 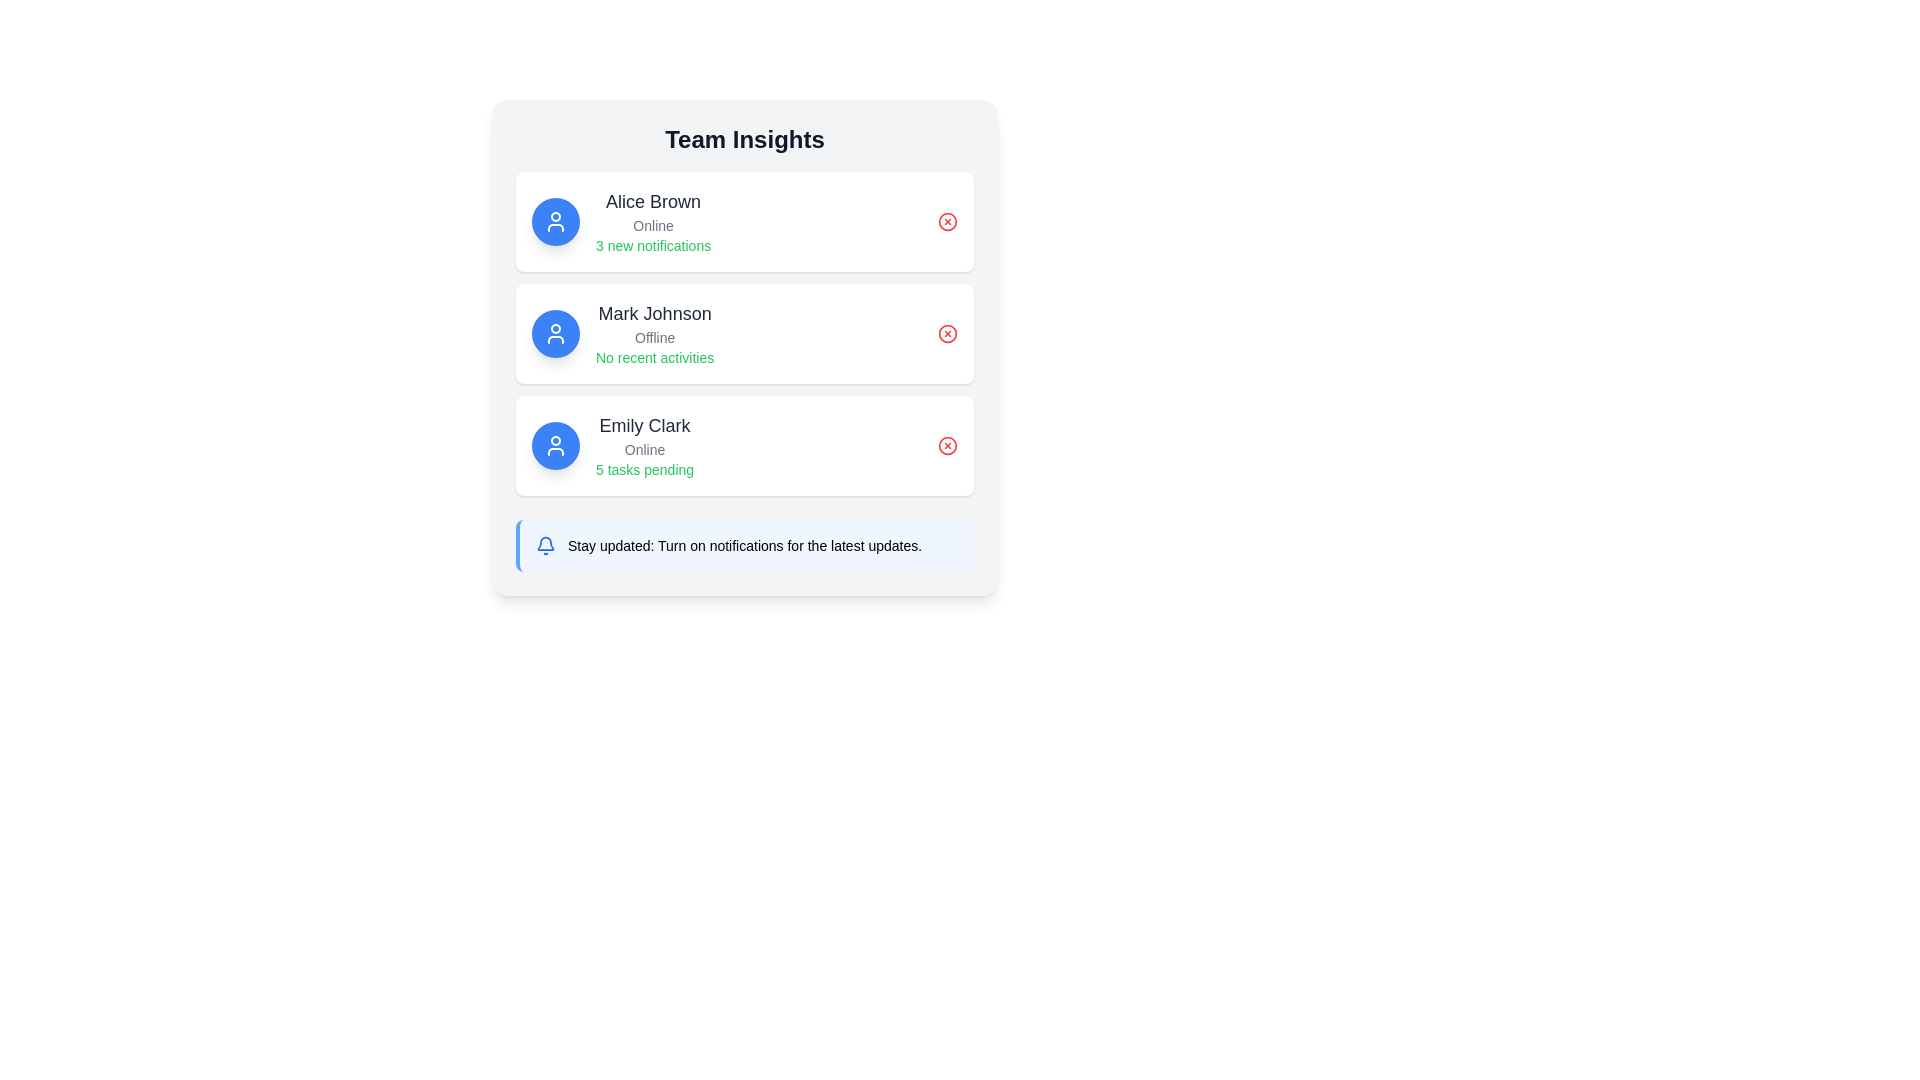 What do you see at coordinates (743, 222) in the screenshot?
I see `user details from the user profile card displaying 'Alice Brown', 'Online', and '3 new notifications' located at the top of the list under 'Team Insights'` at bounding box center [743, 222].